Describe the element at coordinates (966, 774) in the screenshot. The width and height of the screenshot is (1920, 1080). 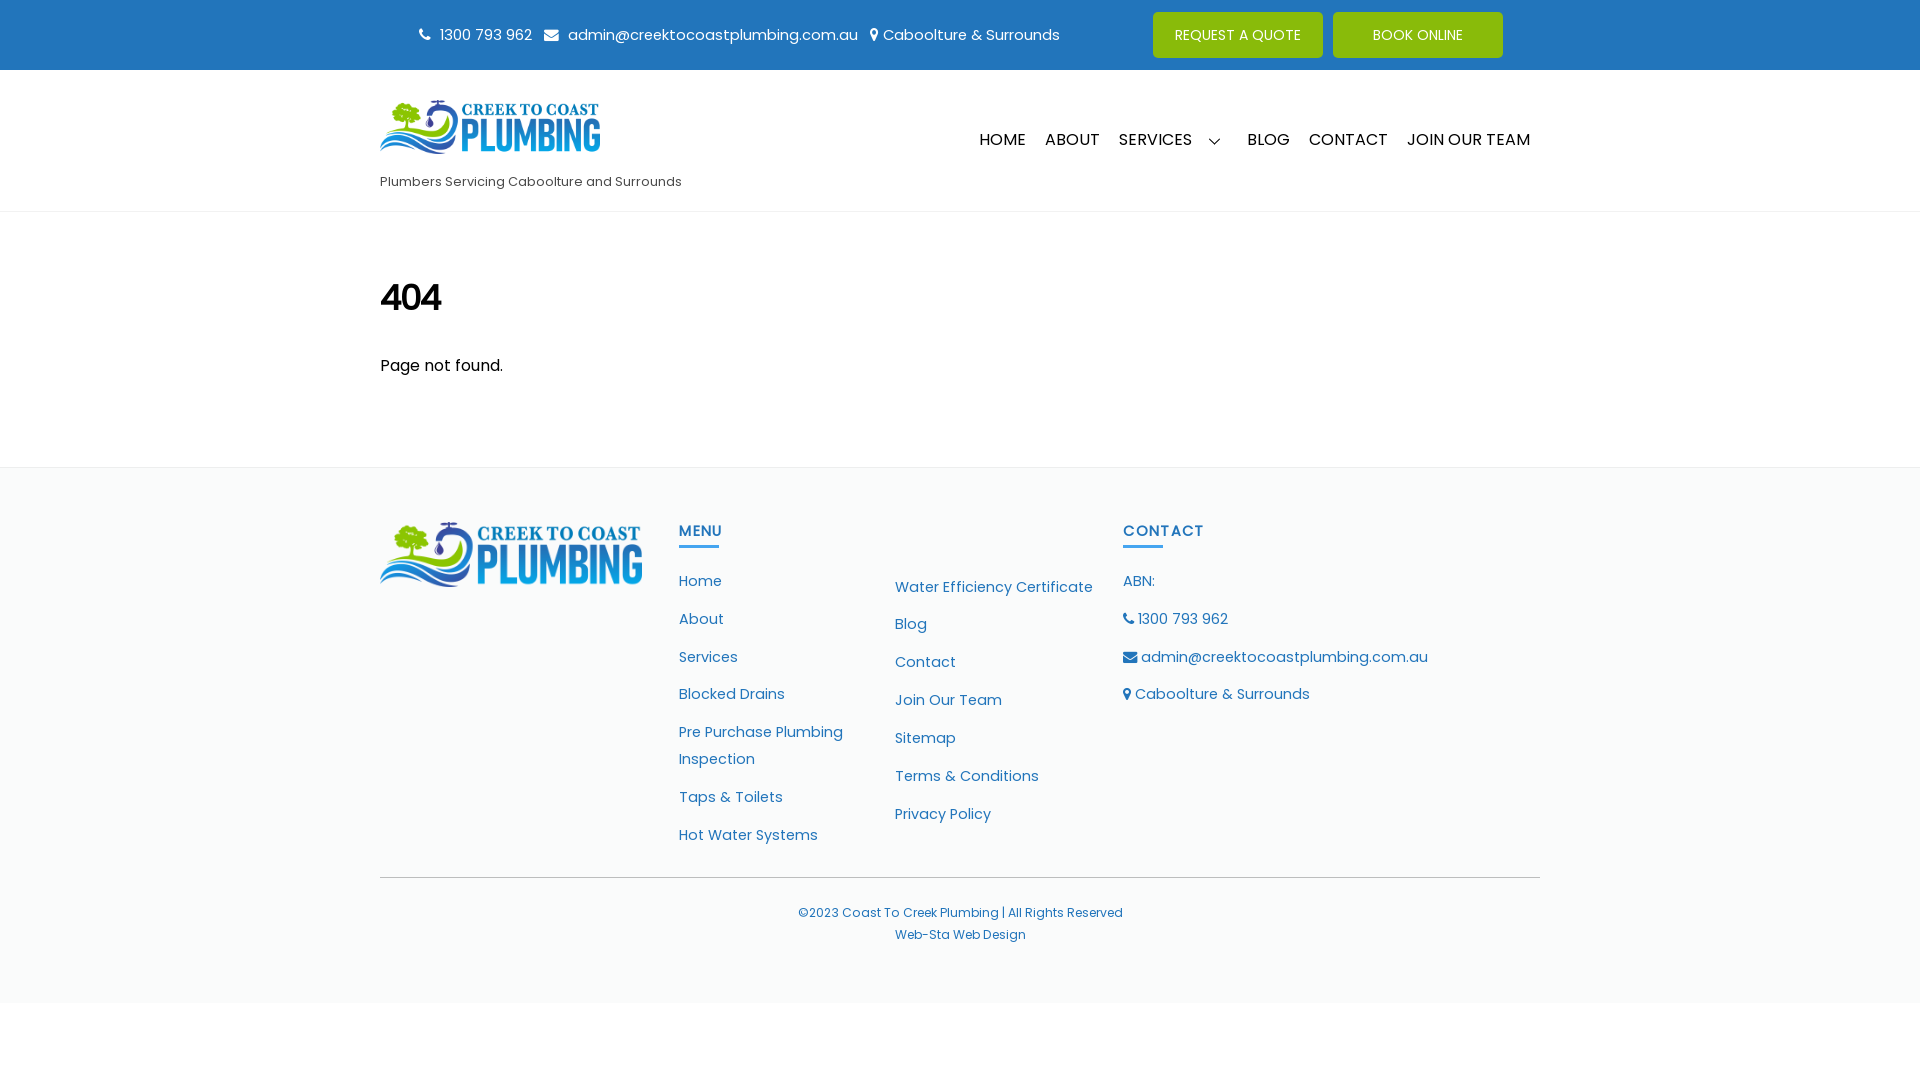
I see `'Terms & Conditions'` at that location.